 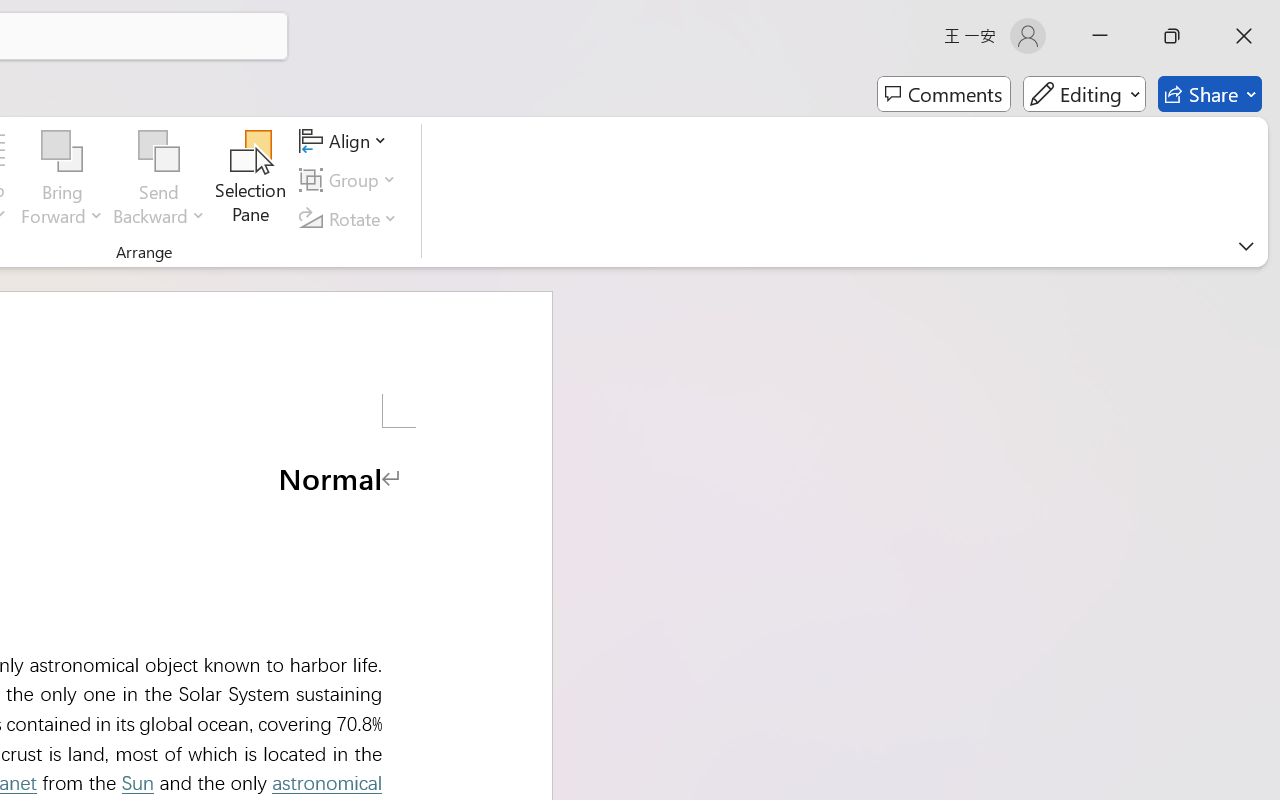 What do you see at coordinates (250, 179) in the screenshot?
I see `'Selection Pane...'` at bounding box center [250, 179].